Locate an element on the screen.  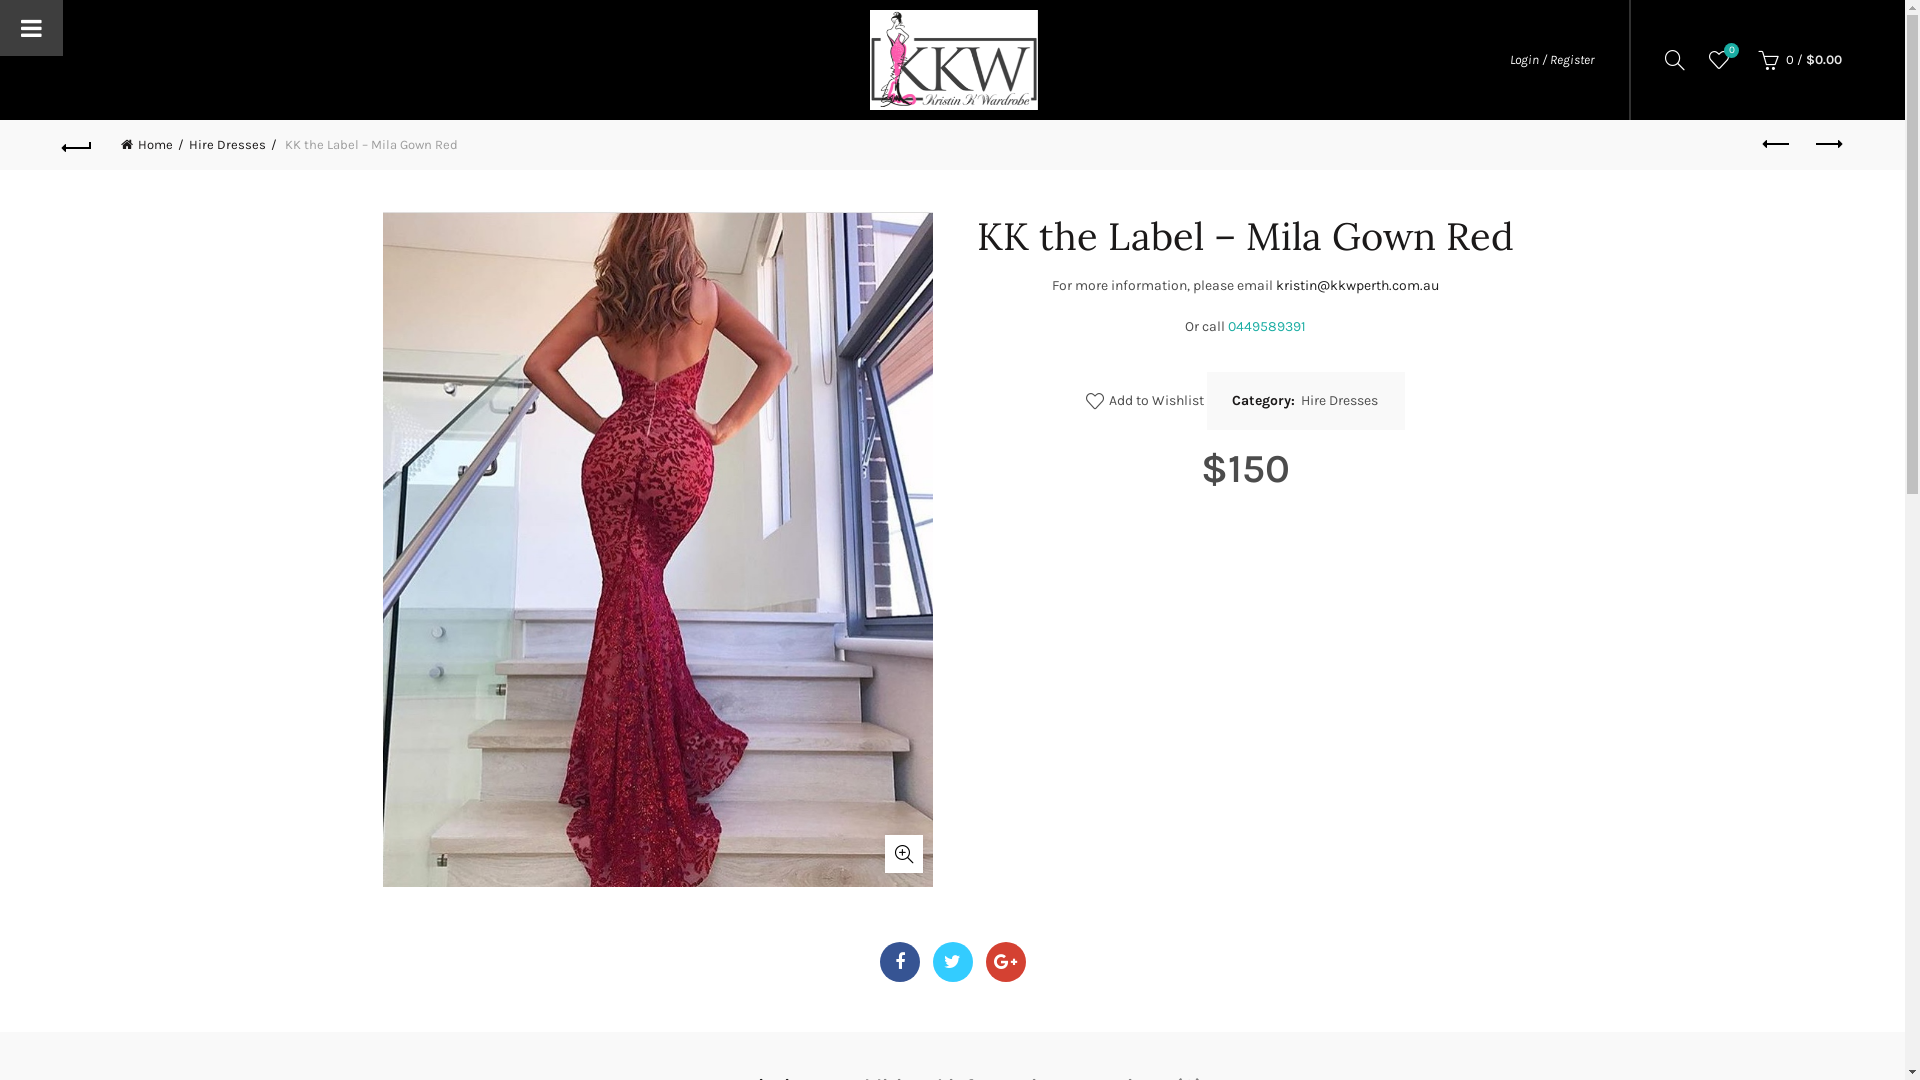
'Previous product' is located at coordinates (1776, 144).